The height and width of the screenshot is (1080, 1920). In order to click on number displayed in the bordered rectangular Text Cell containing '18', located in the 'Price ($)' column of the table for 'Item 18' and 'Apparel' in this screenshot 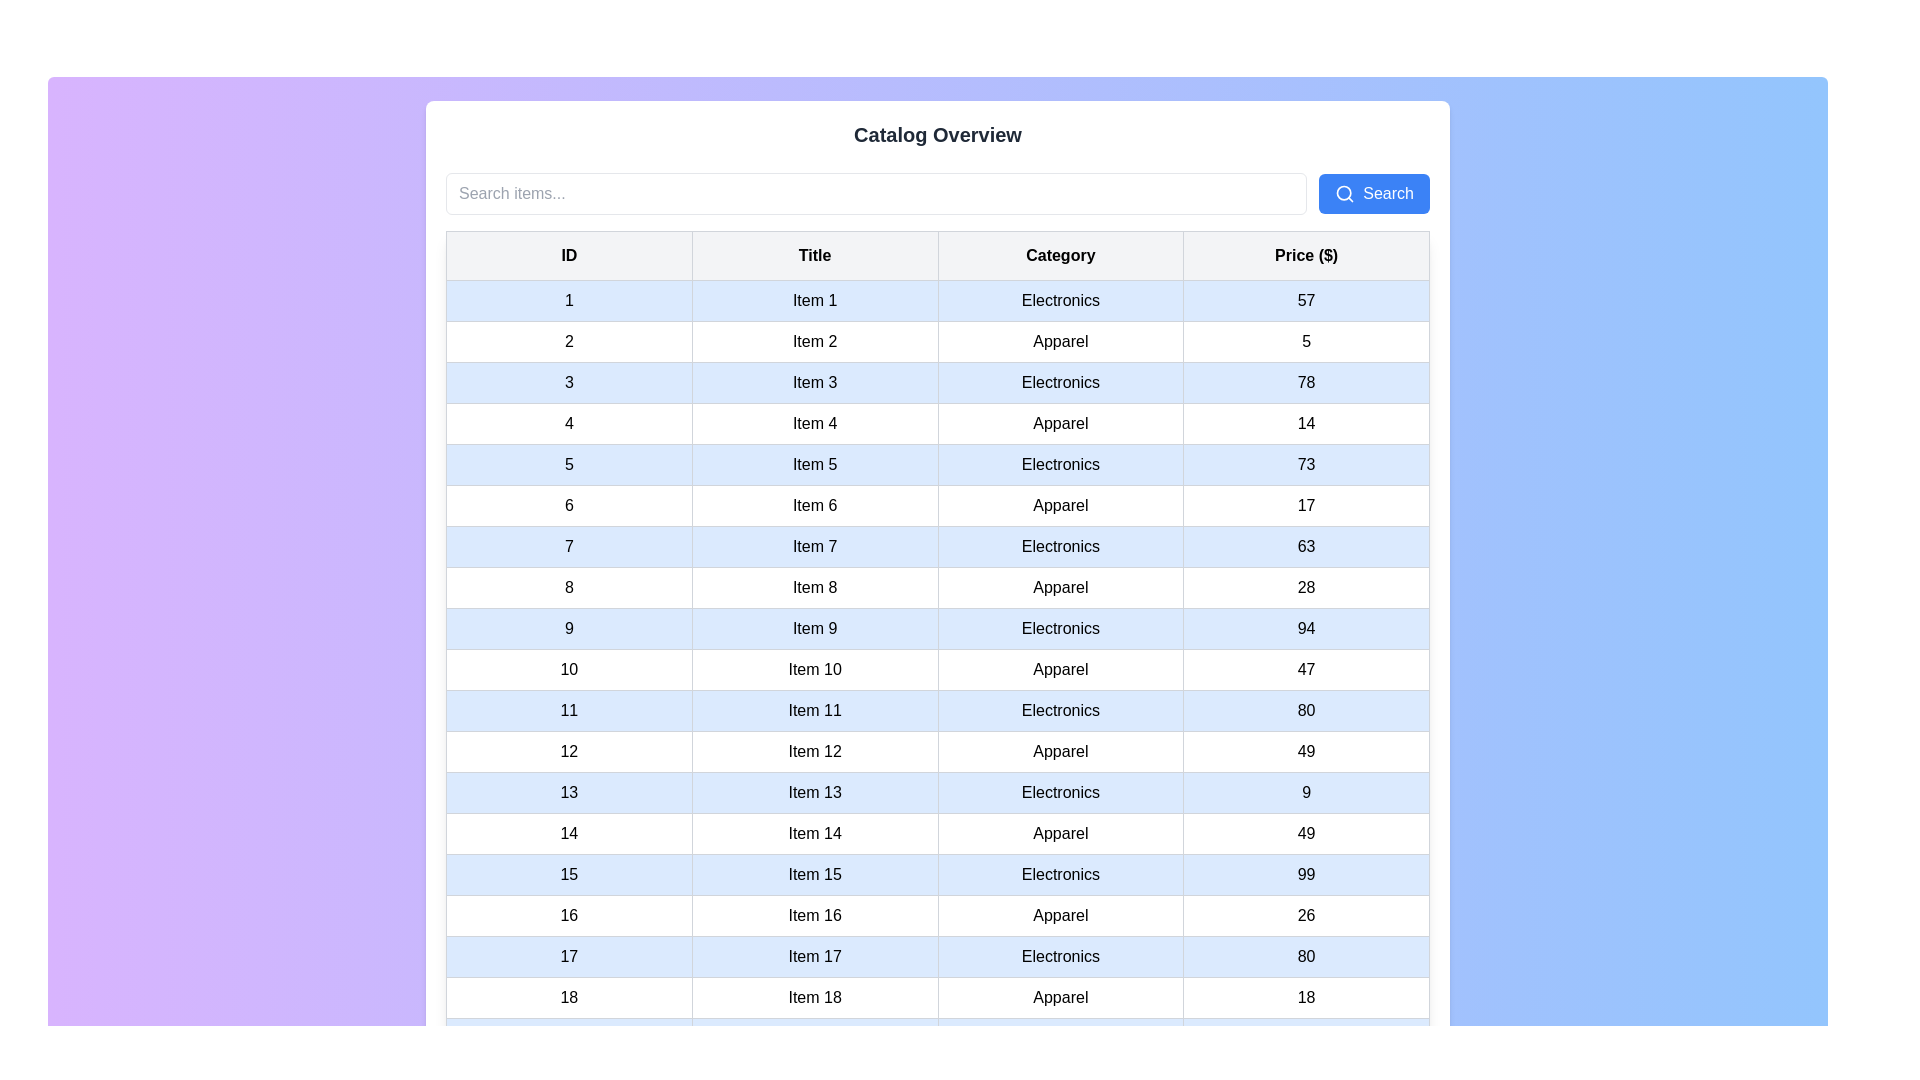, I will do `click(1306, 998)`.